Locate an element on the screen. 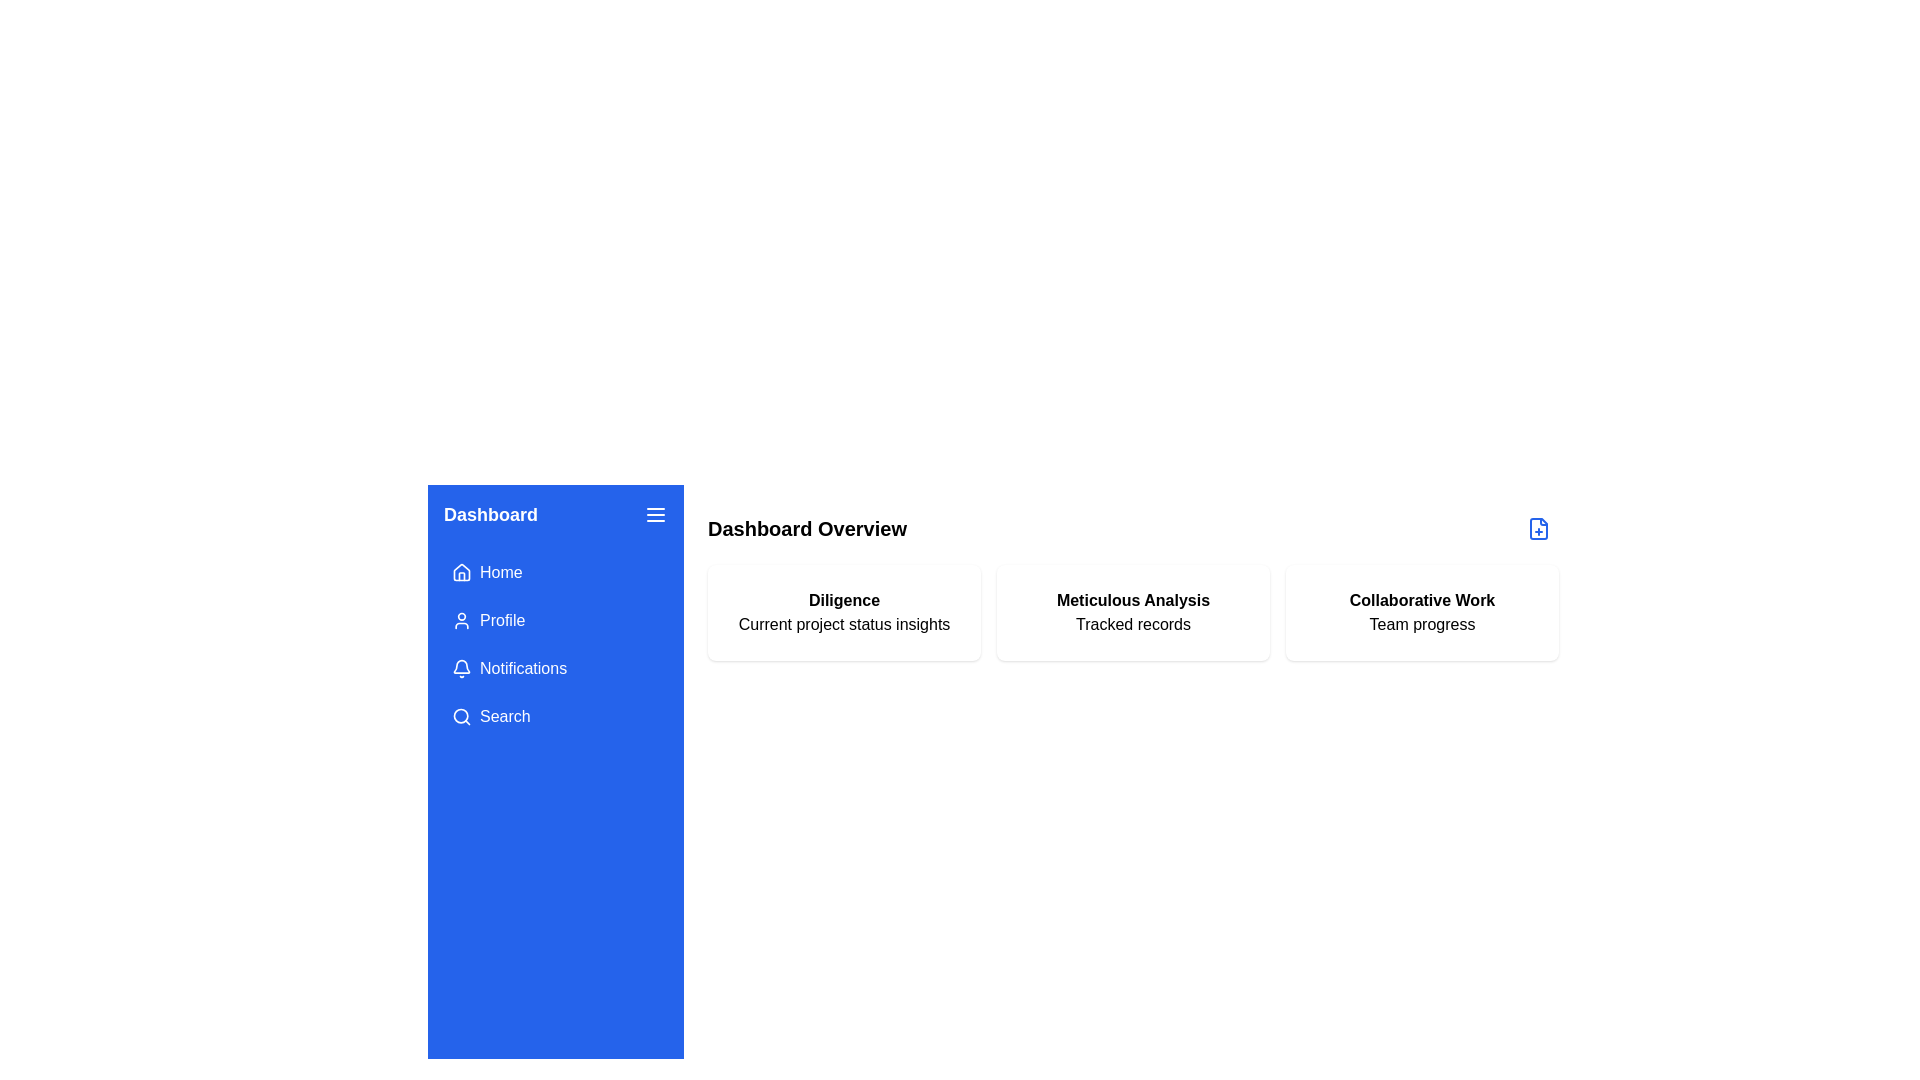 The image size is (1920, 1080). the bold text label displaying 'Dashboard' in the left vertical navigation menu, which is styled prominently against a blue background is located at coordinates (490, 514).